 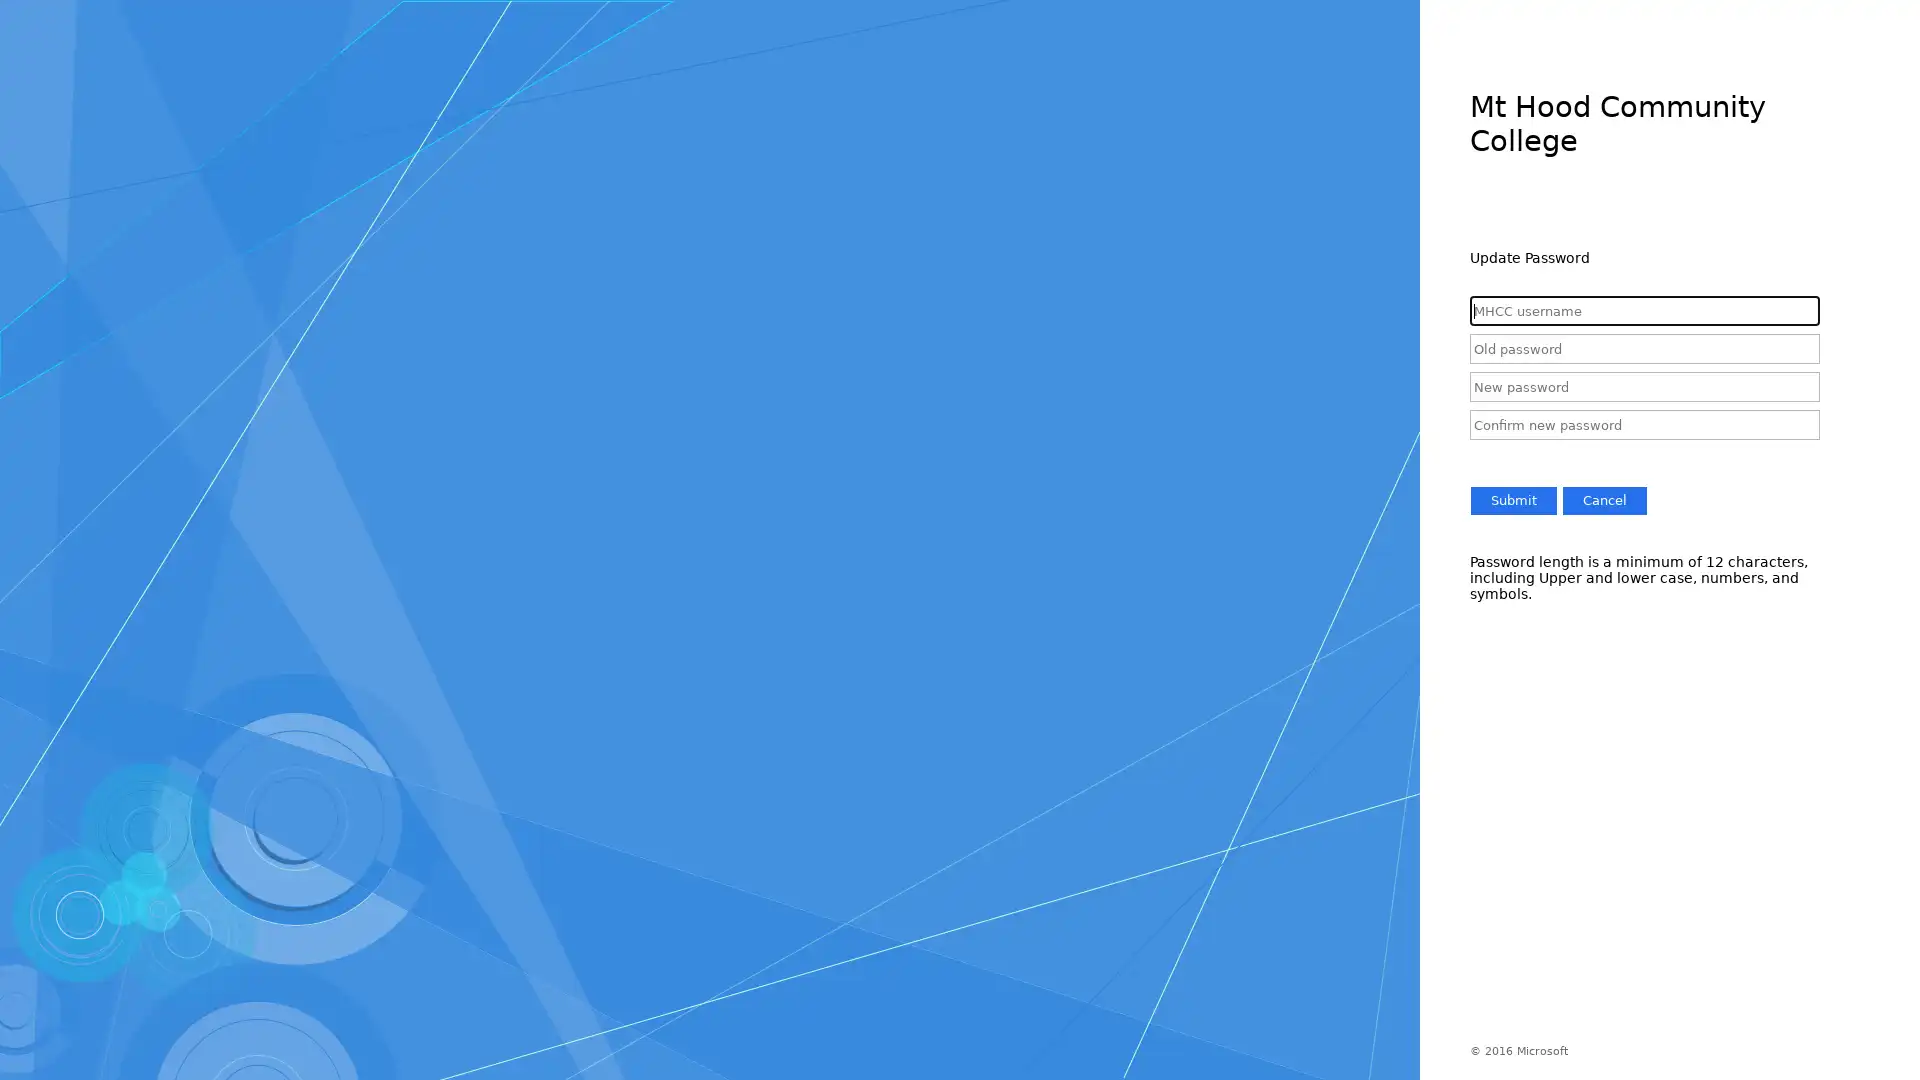 What do you see at coordinates (1604, 500) in the screenshot?
I see `Cancel` at bounding box center [1604, 500].